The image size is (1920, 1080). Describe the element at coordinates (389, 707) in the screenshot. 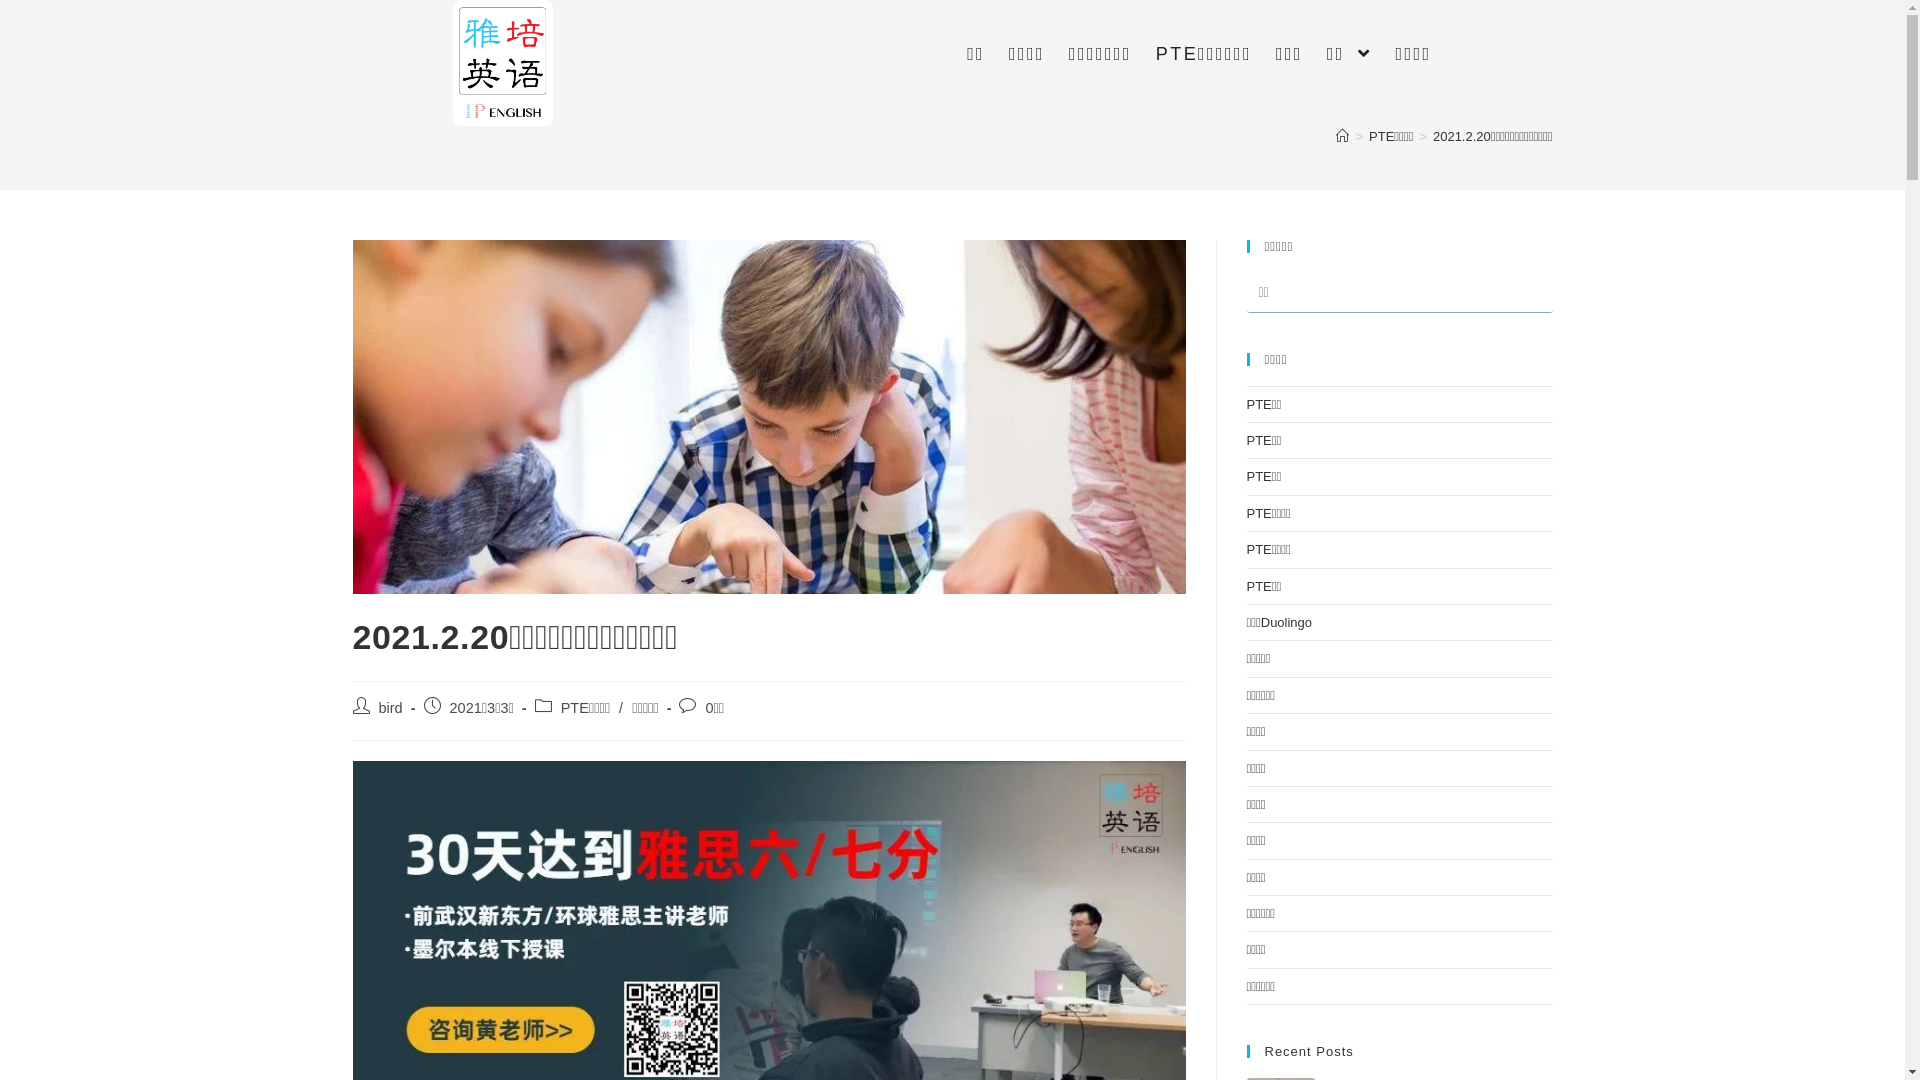

I see `'bird'` at that location.